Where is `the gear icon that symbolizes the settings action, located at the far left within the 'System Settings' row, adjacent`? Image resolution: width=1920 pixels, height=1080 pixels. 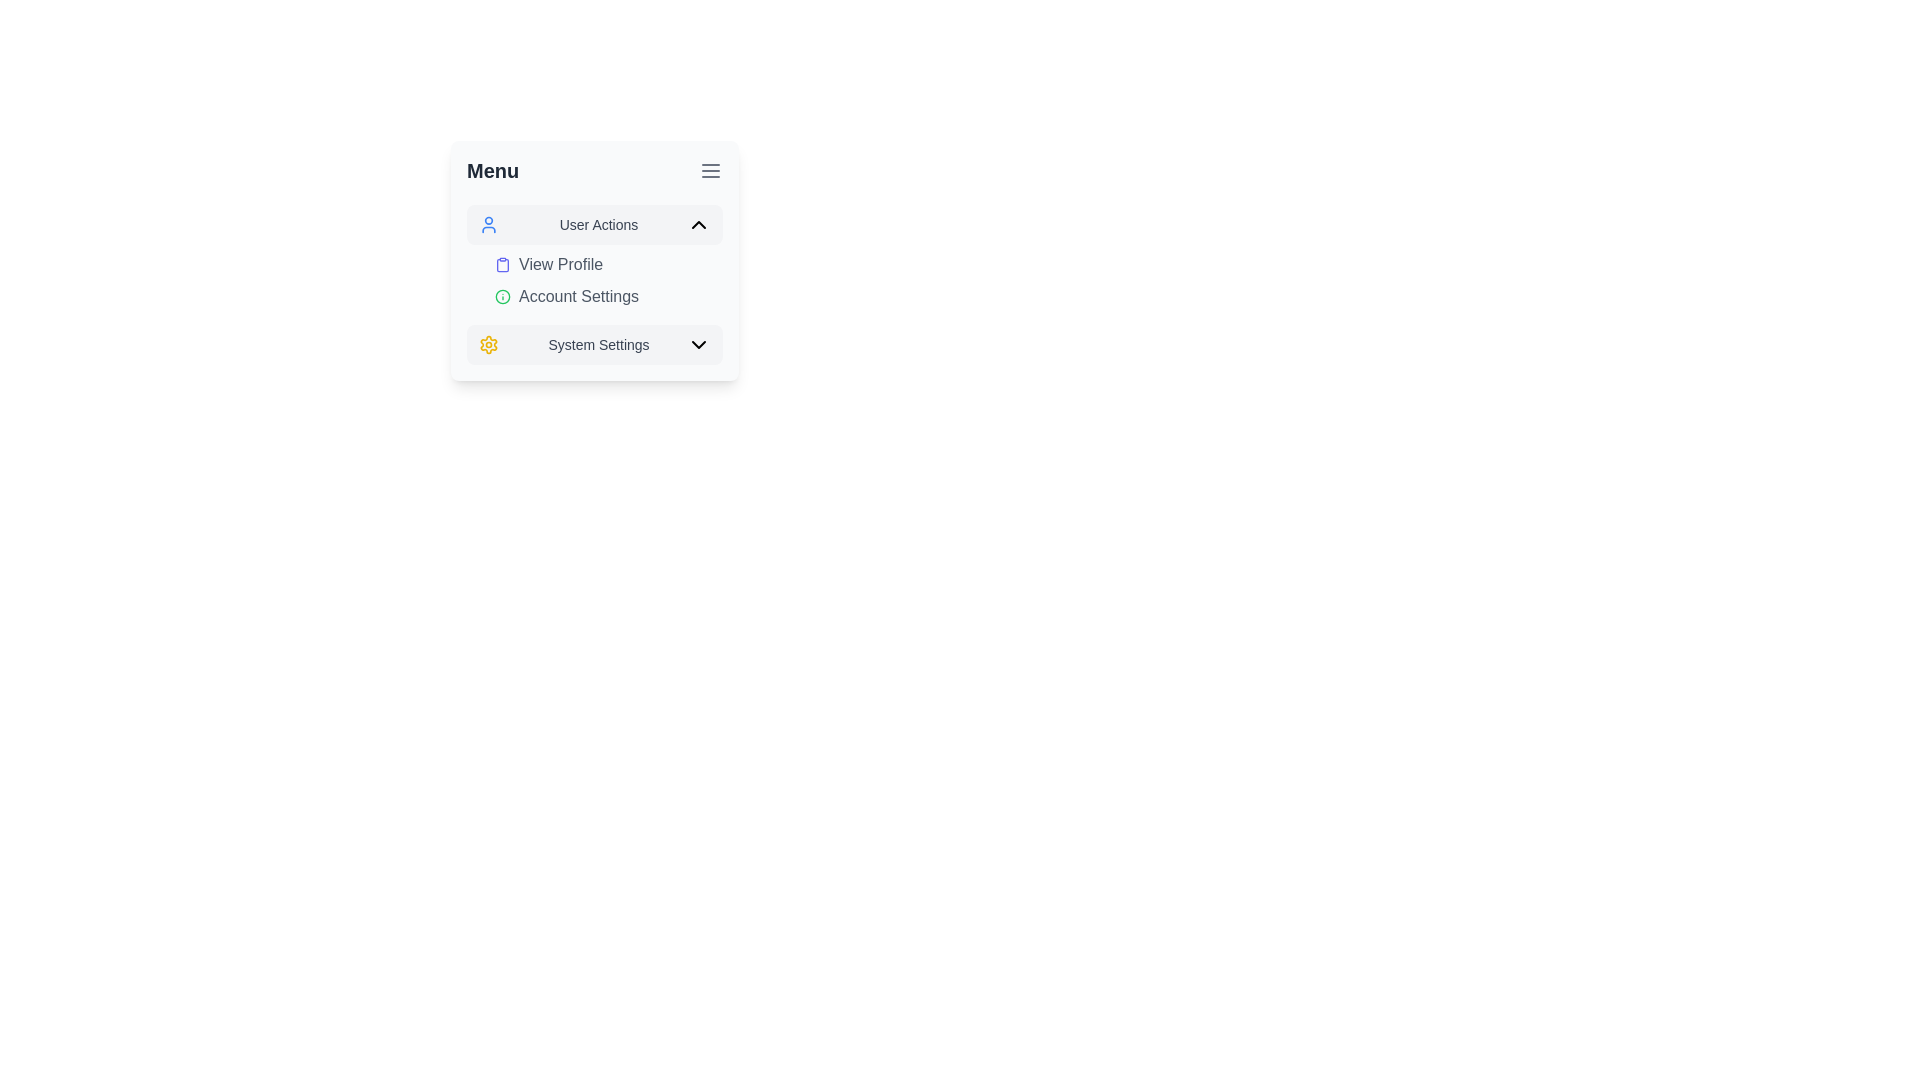
the gear icon that symbolizes the settings action, located at the far left within the 'System Settings' row, adjacent is located at coordinates (489, 343).